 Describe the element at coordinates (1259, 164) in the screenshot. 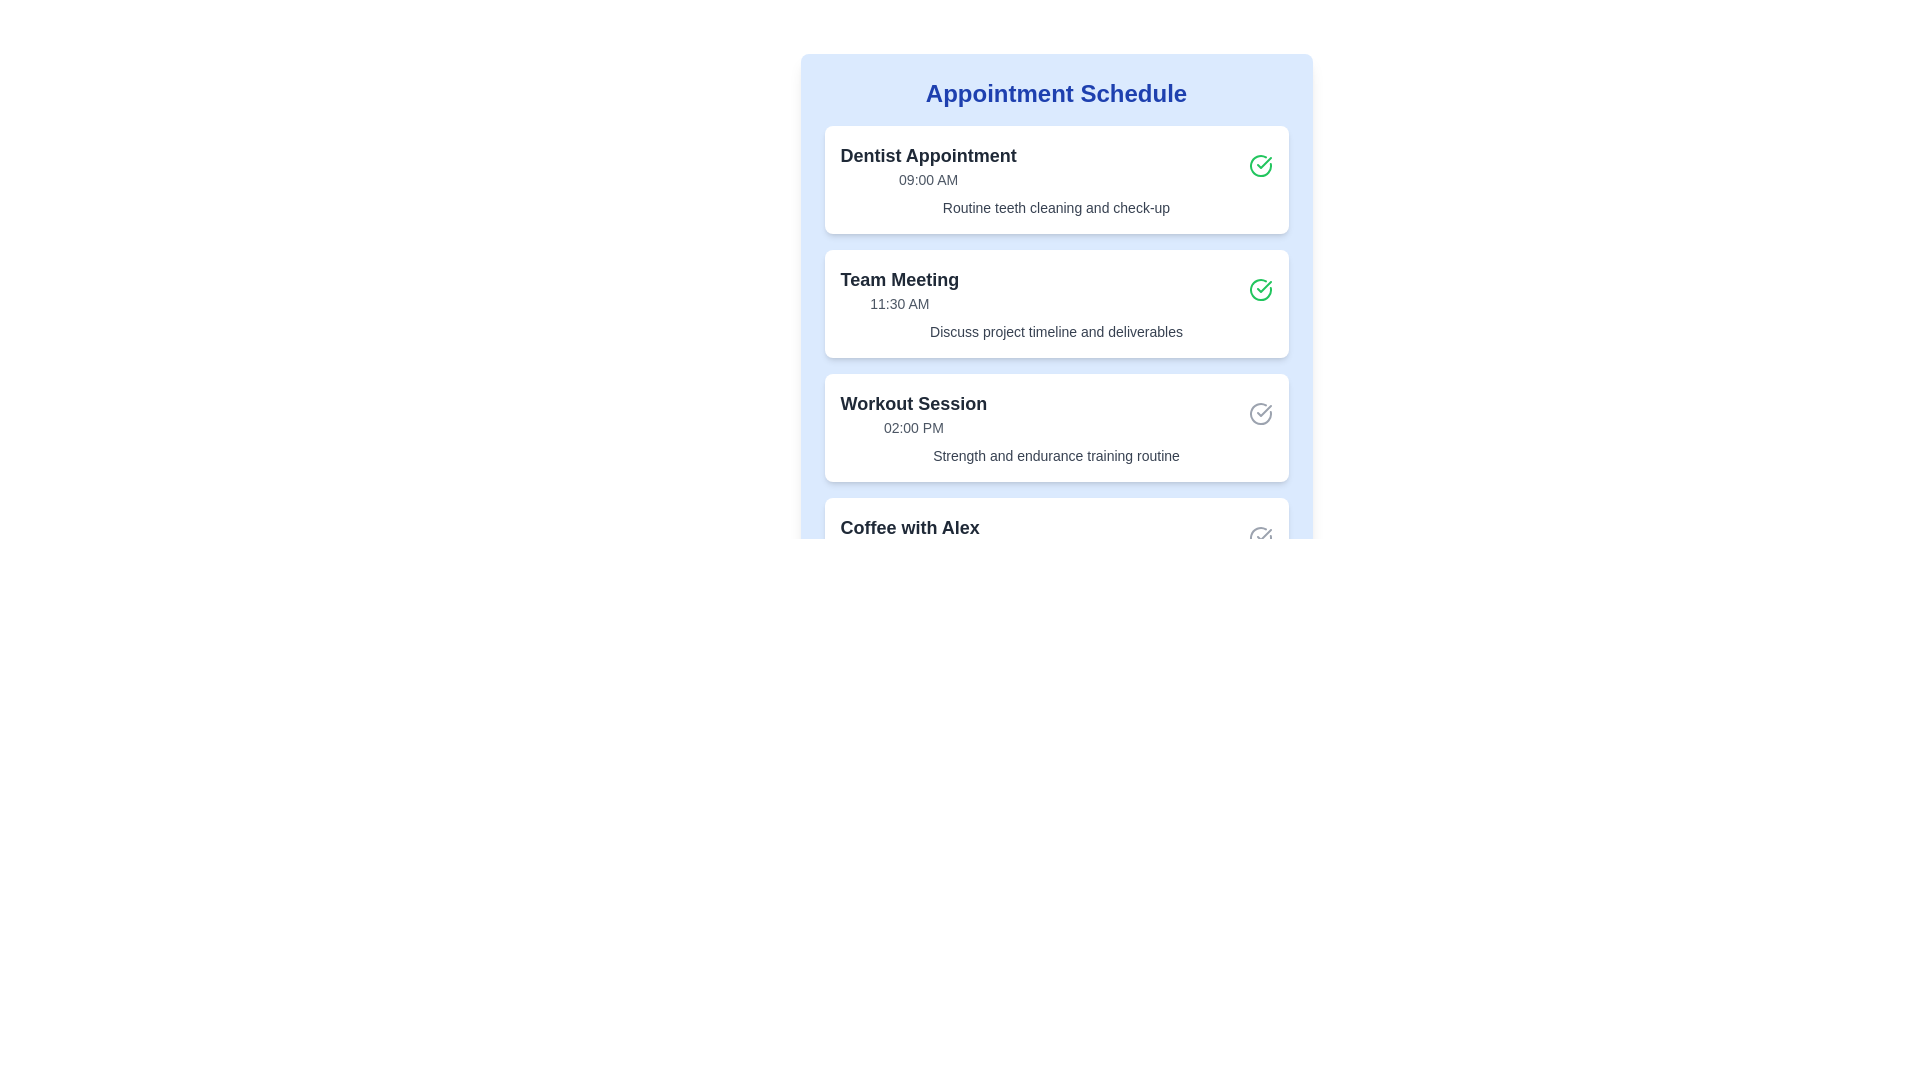

I see `the status indicator icon that represents the completion of the 'Dentist Appointment' task, located at the right side of the text 'Dentist Appointment' and '09:00 AM.'` at that location.